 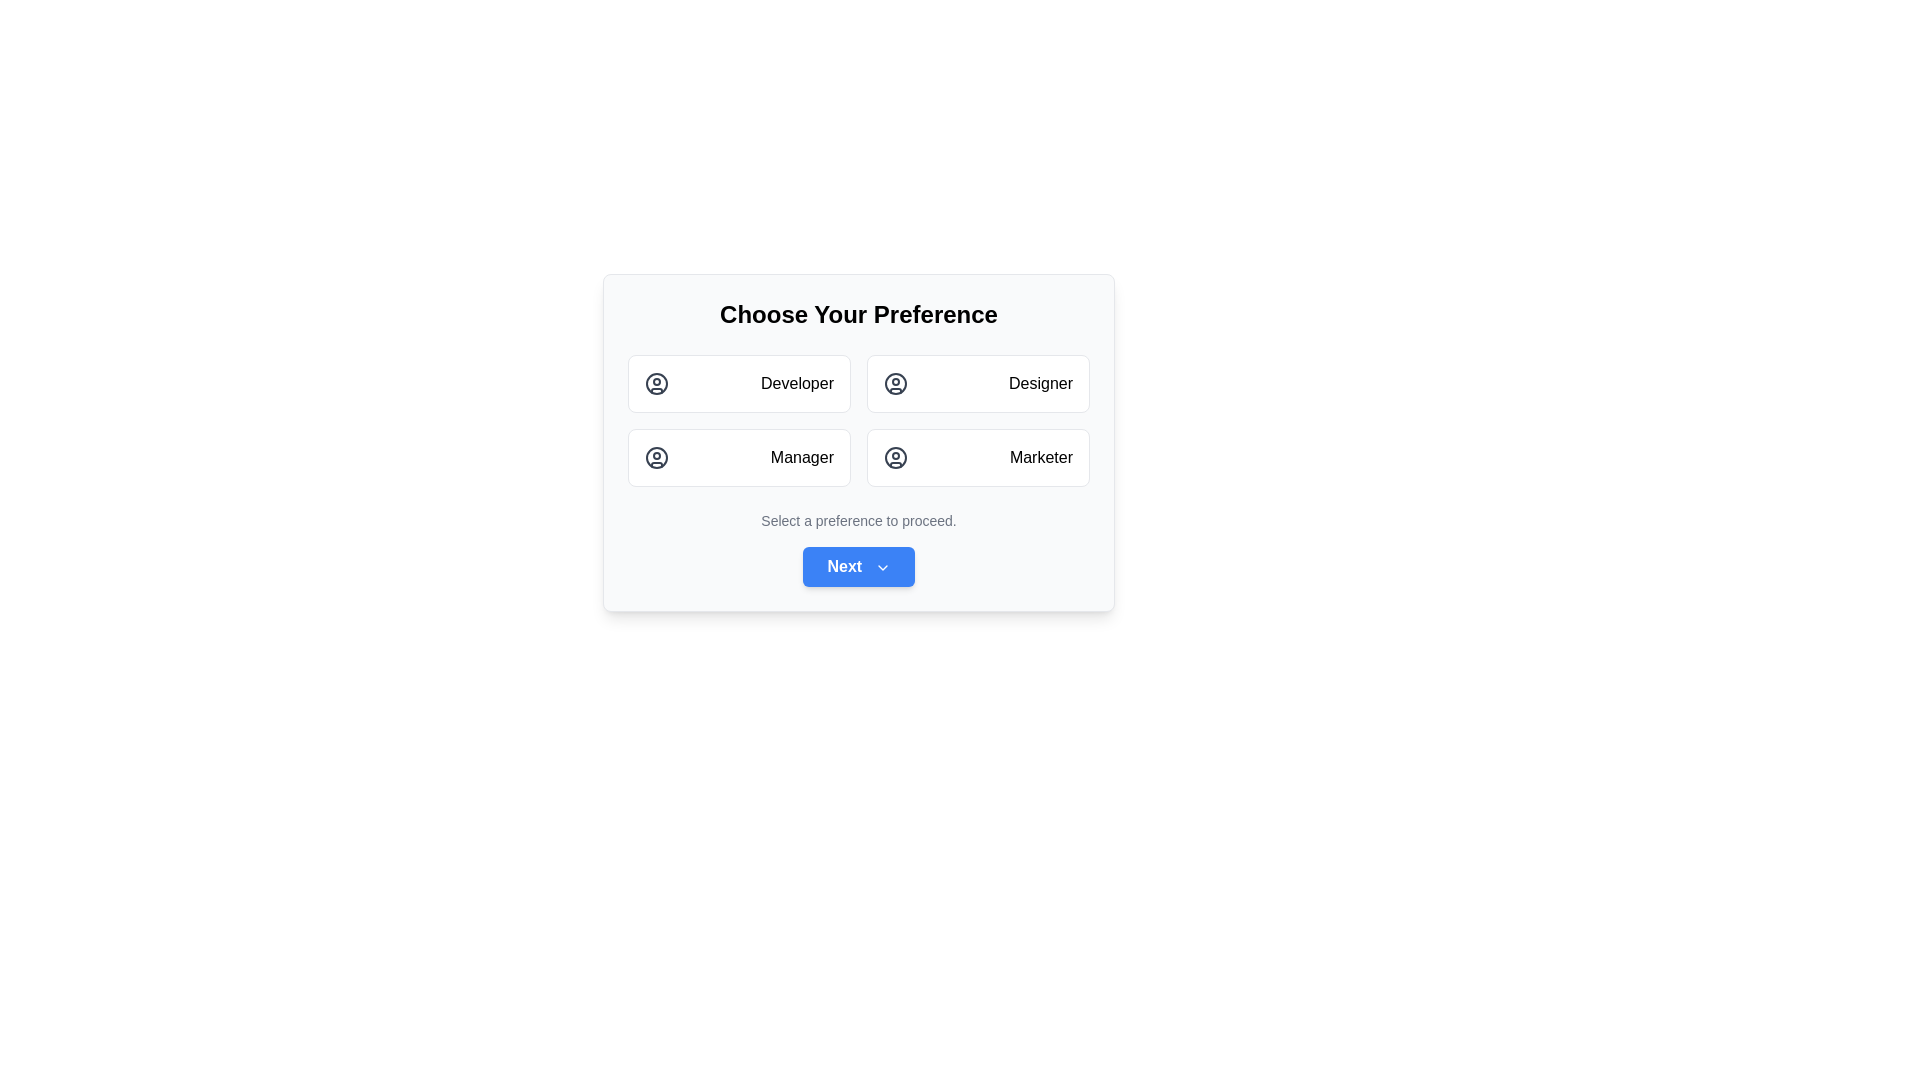 I want to click on the downward chevron icon located to the right of the 'Next' text within the 'Next' button at the bottom right corner of the card, so click(x=881, y=567).